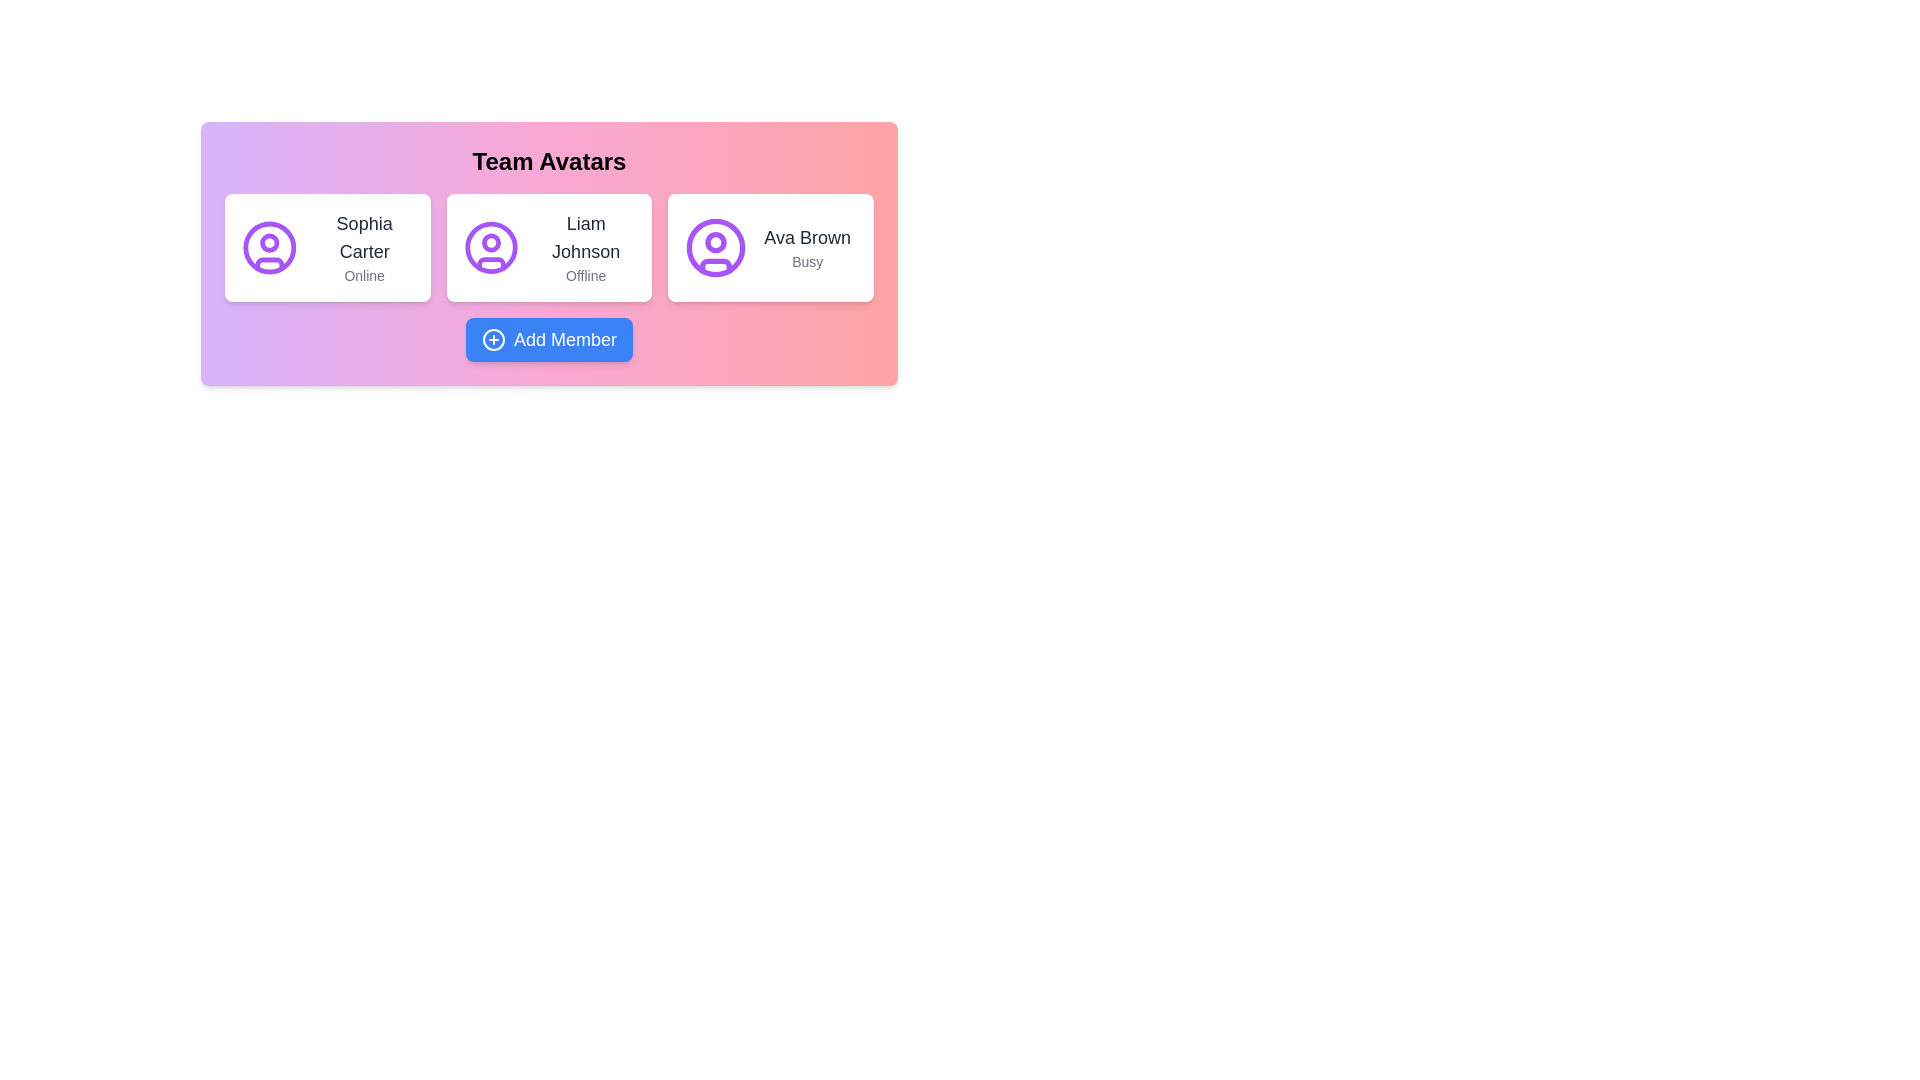 This screenshot has height=1080, width=1920. Describe the element at coordinates (268, 242) in the screenshot. I see `the graphical detail within the first profile icon, which is part of a row of three profile icons located near the top of the interface` at that location.